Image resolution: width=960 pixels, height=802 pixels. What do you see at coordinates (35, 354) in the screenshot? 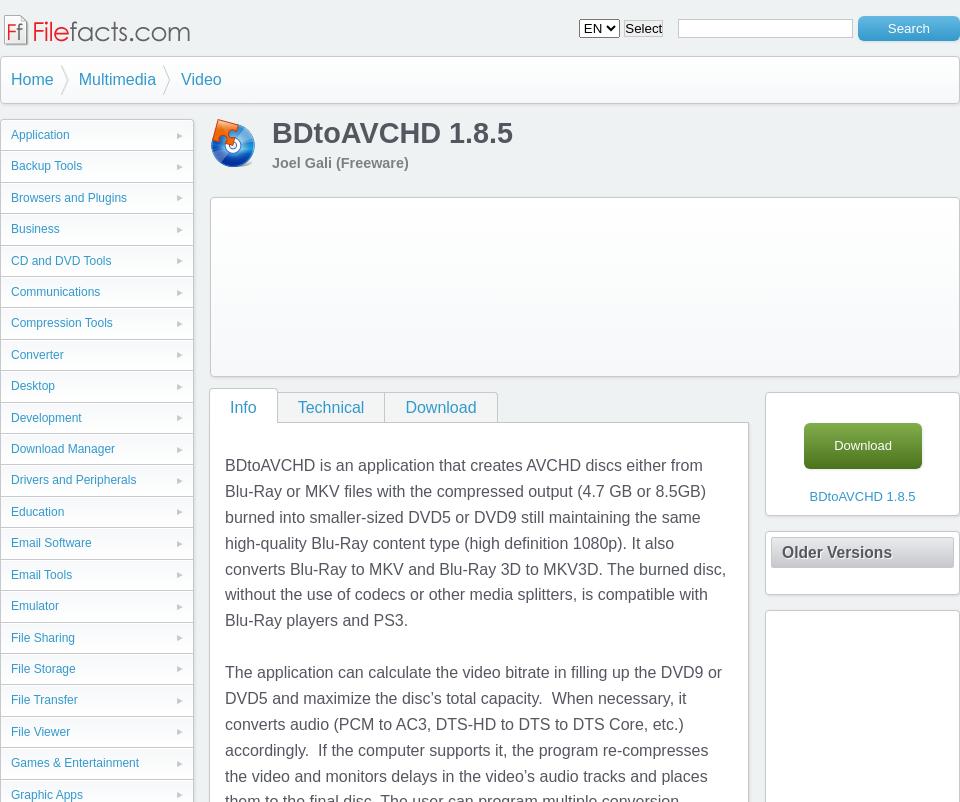
I see `'Converter'` at bounding box center [35, 354].